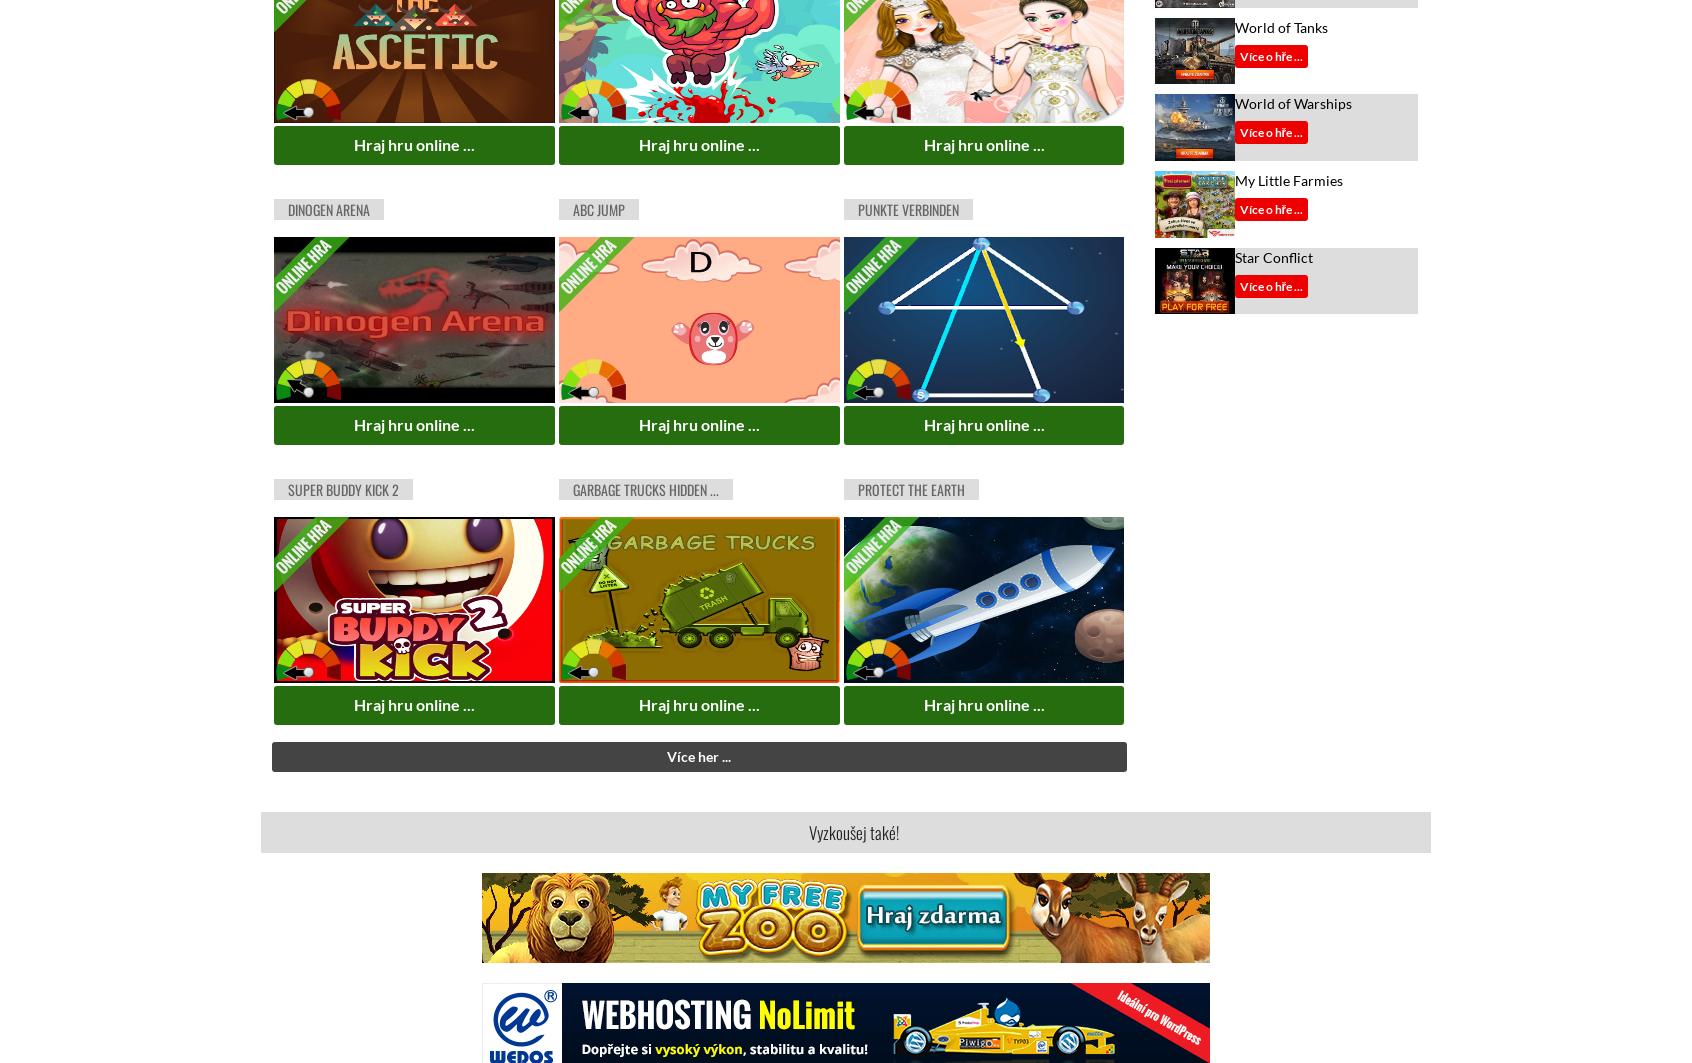 Image resolution: width=1692 pixels, height=1063 pixels. What do you see at coordinates (1291, 103) in the screenshot?
I see `'World of Warships'` at bounding box center [1291, 103].